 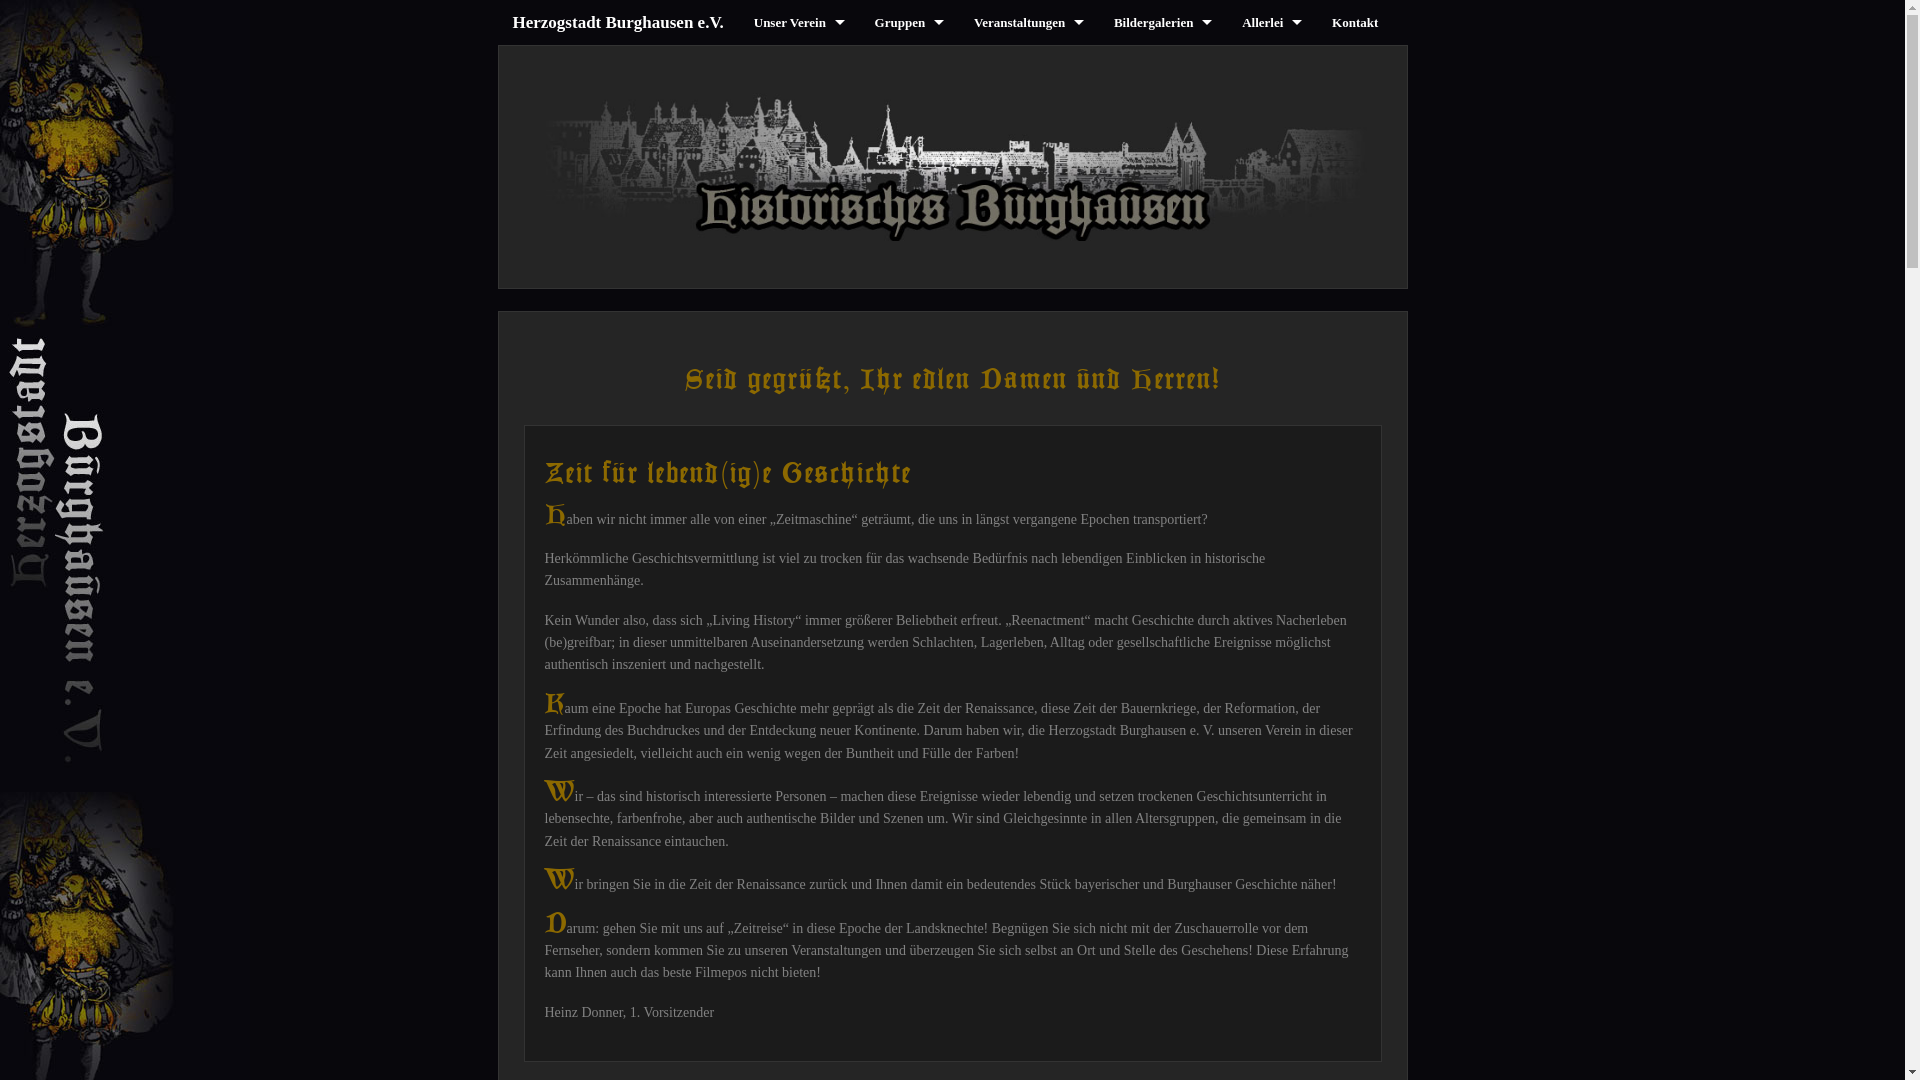 What do you see at coordinates (798, 22) in the screenshot?
I see `'Unser Verein'` at bounding box center [798, 22].